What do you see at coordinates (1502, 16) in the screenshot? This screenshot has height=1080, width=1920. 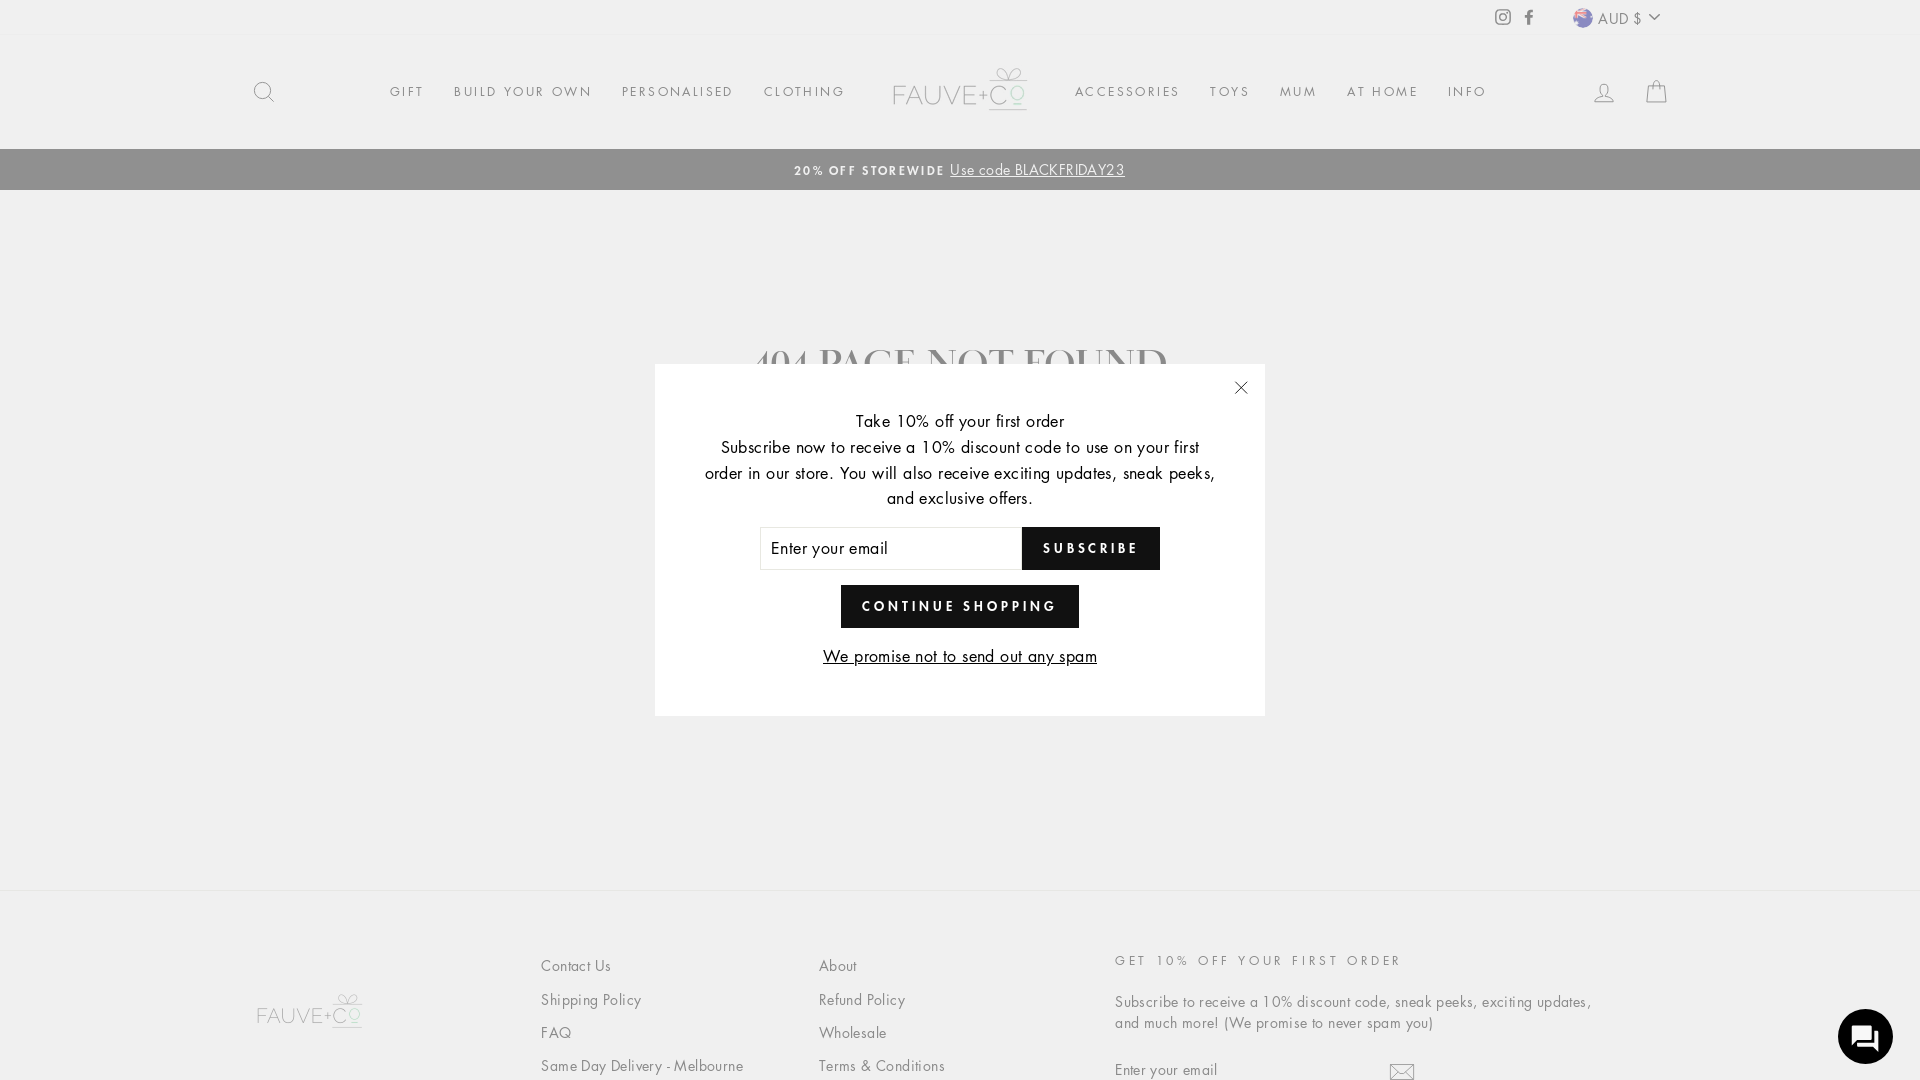 I see `'Instagram'` at bounding box center [1502, 16].